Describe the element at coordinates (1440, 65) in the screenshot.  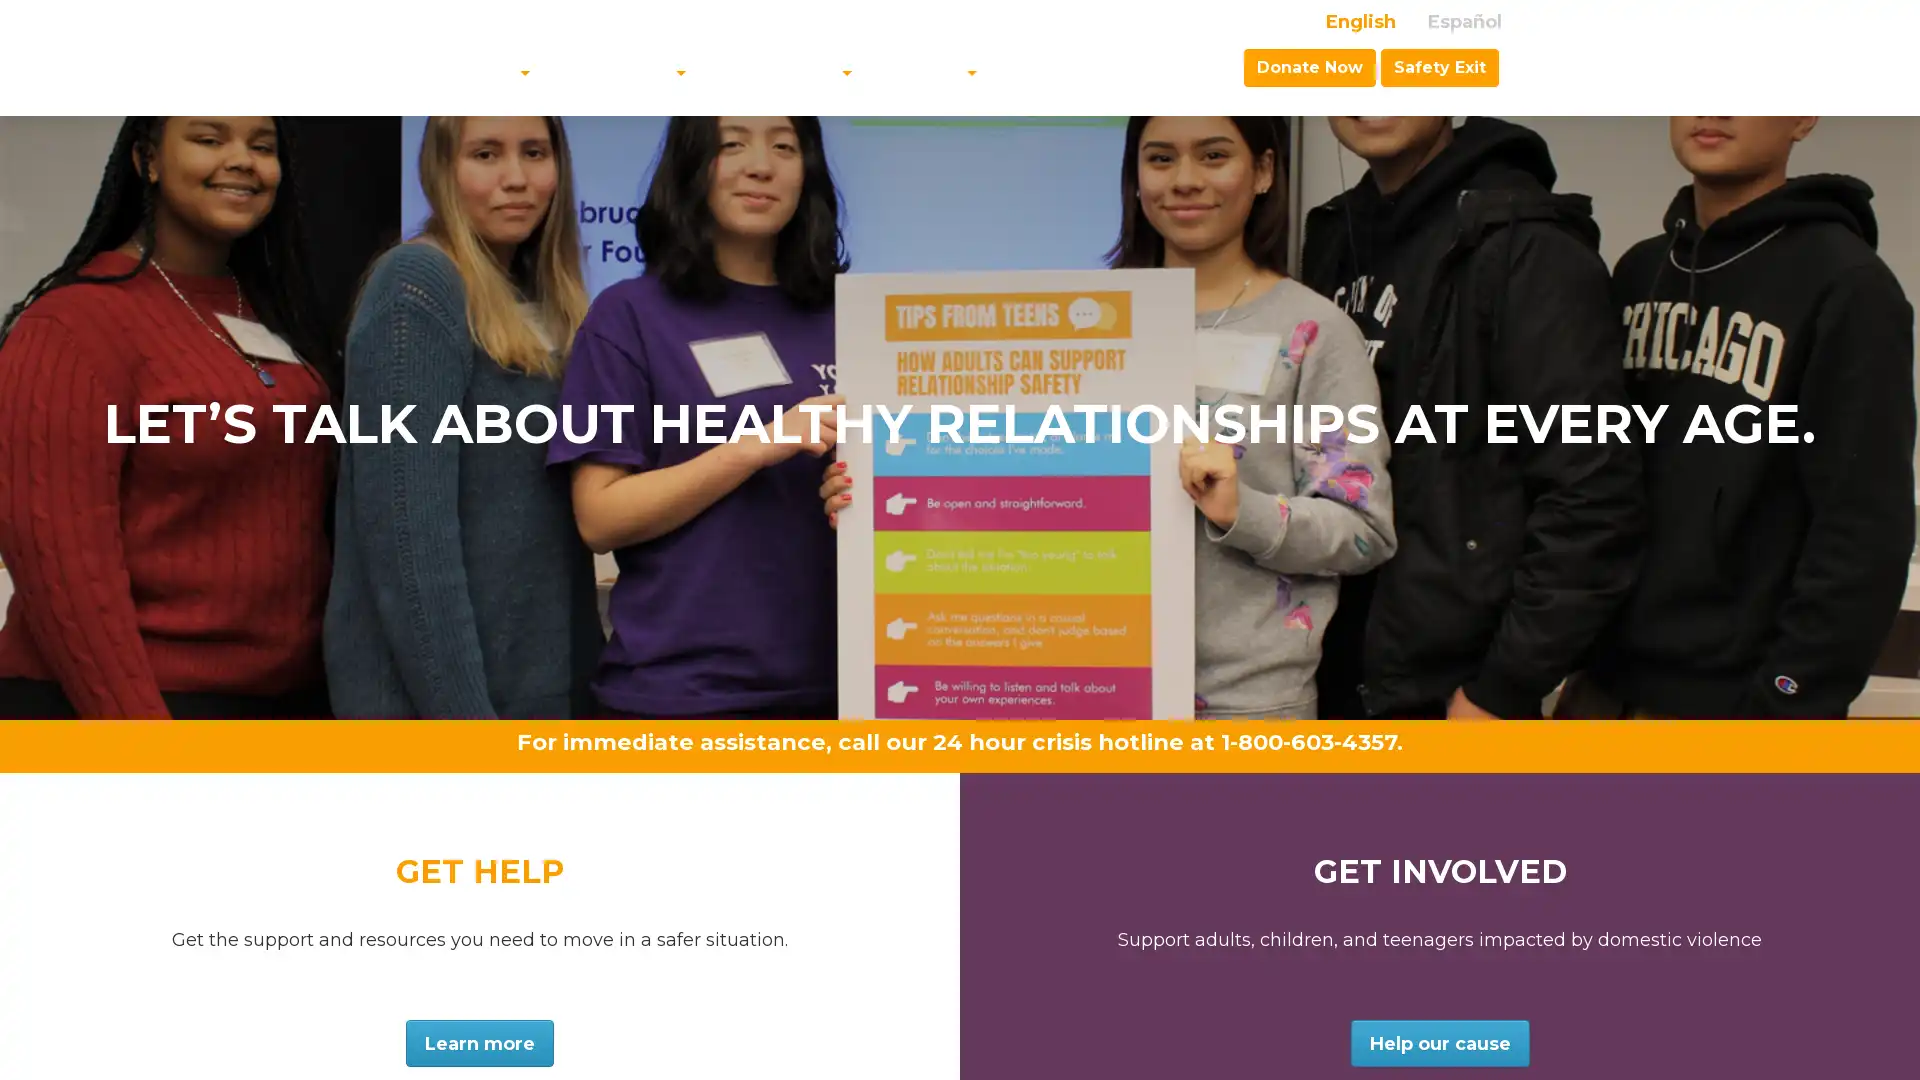
I see `Safety Exit` at that location.